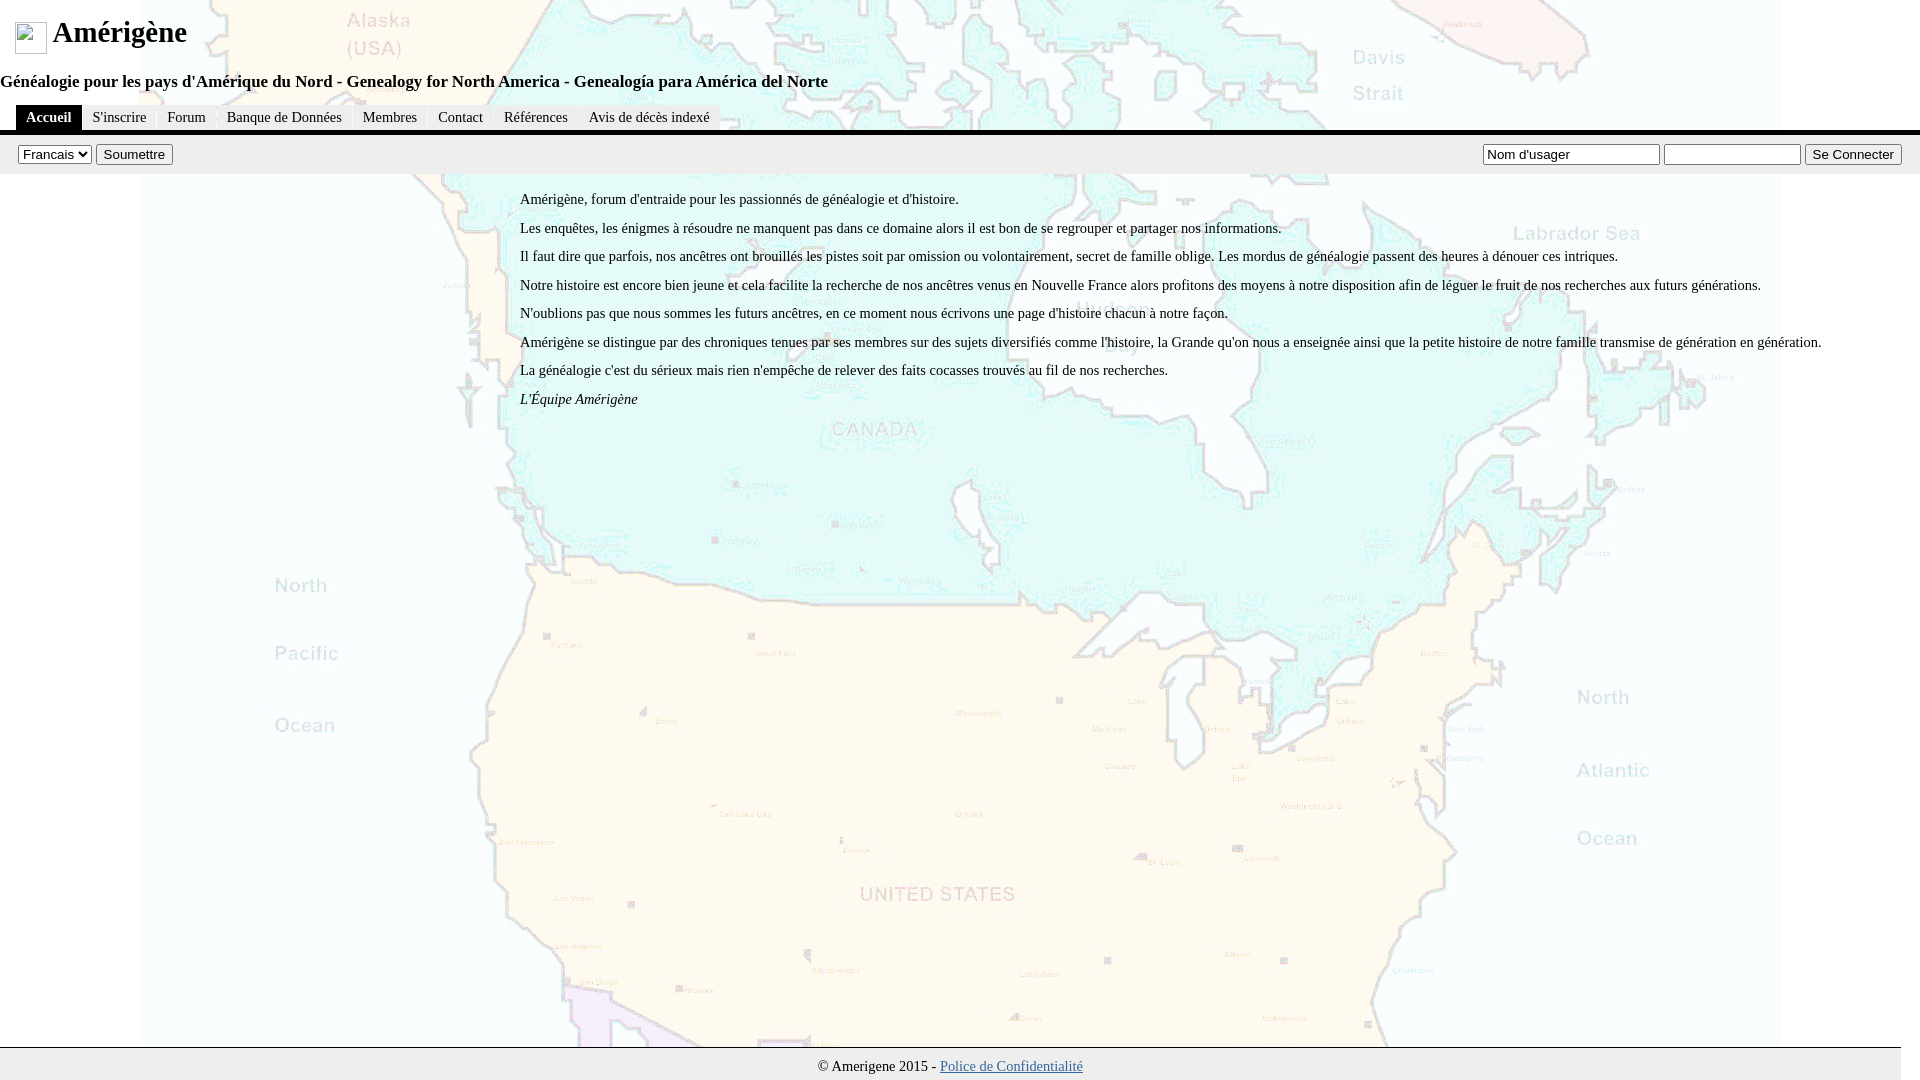 The width and height of the screenshot is (1920, 1080). I want to click on 'Membres', so click(389, 117).